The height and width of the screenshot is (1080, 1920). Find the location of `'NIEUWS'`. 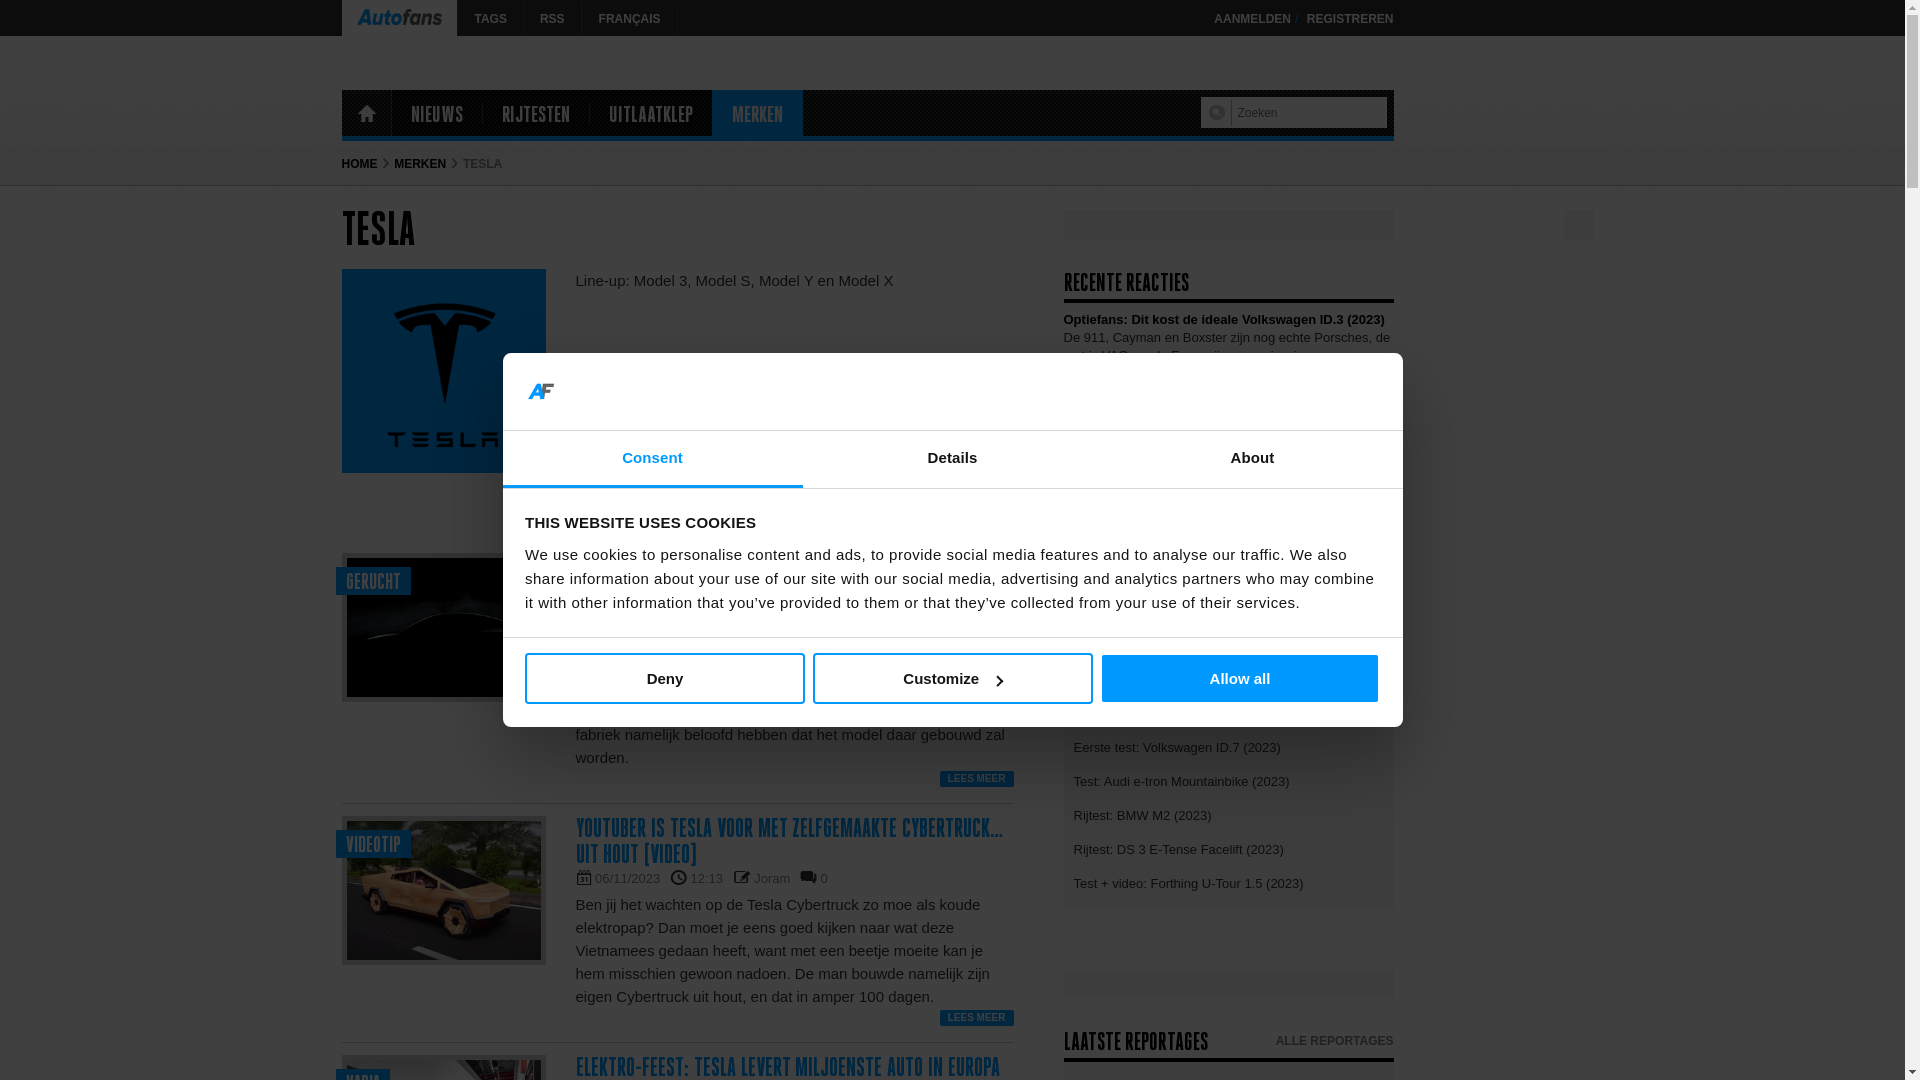

'NIEUWS' is located at coordinates (435, 112).